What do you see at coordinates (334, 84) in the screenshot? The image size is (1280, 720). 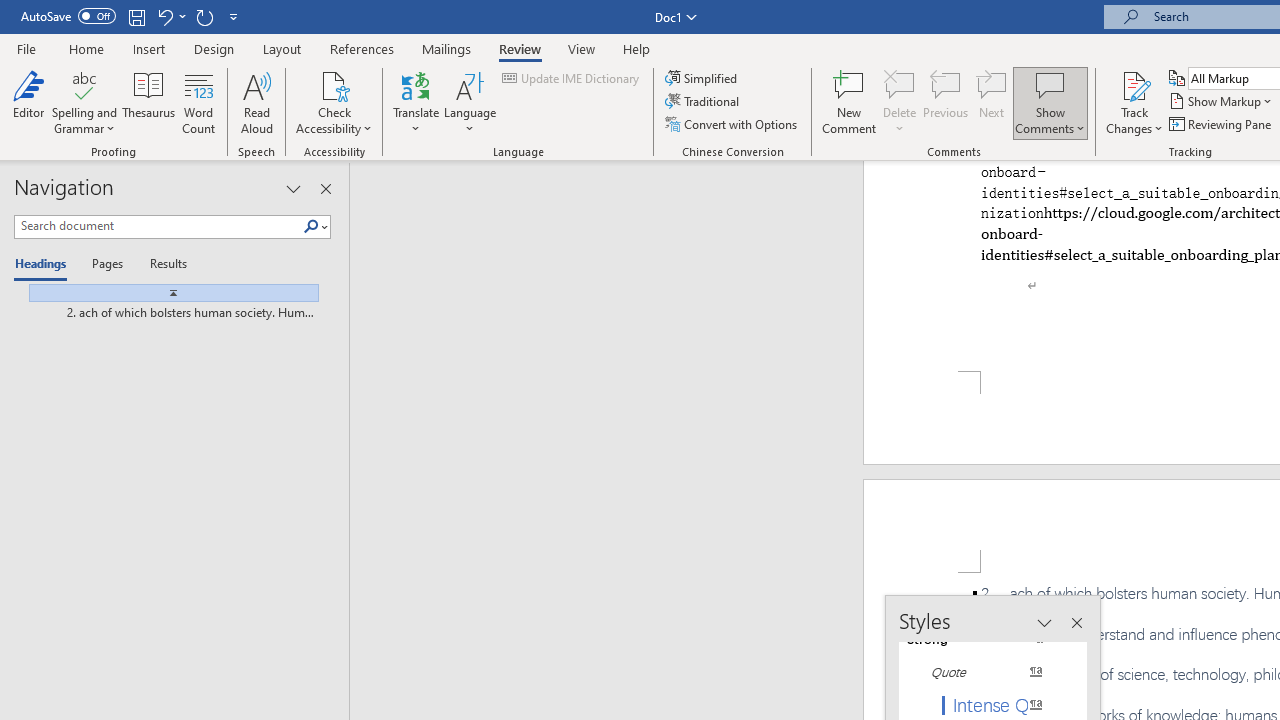 I see `'Check Accessibility'` at bounding box center [334, 84].